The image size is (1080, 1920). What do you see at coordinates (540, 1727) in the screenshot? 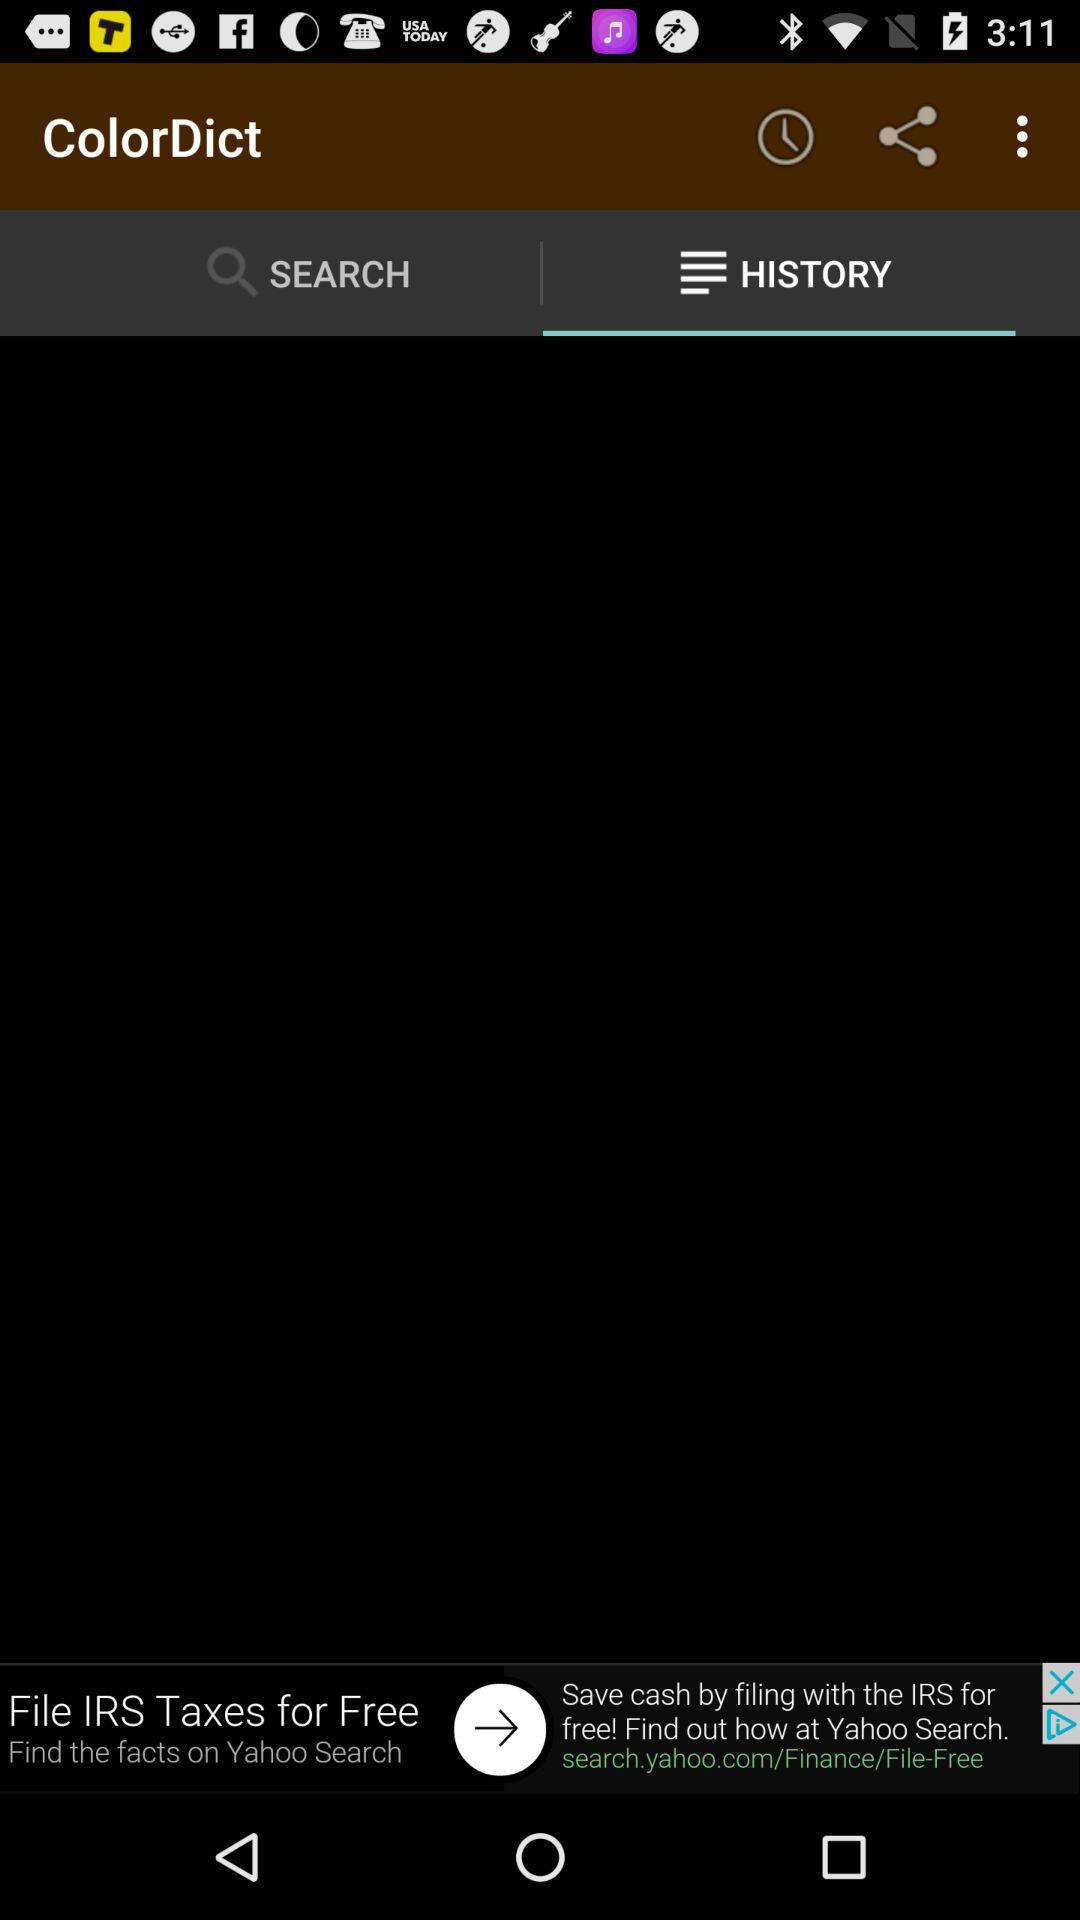
I see `new advertisement go option` at bounding box center [540, 1727].